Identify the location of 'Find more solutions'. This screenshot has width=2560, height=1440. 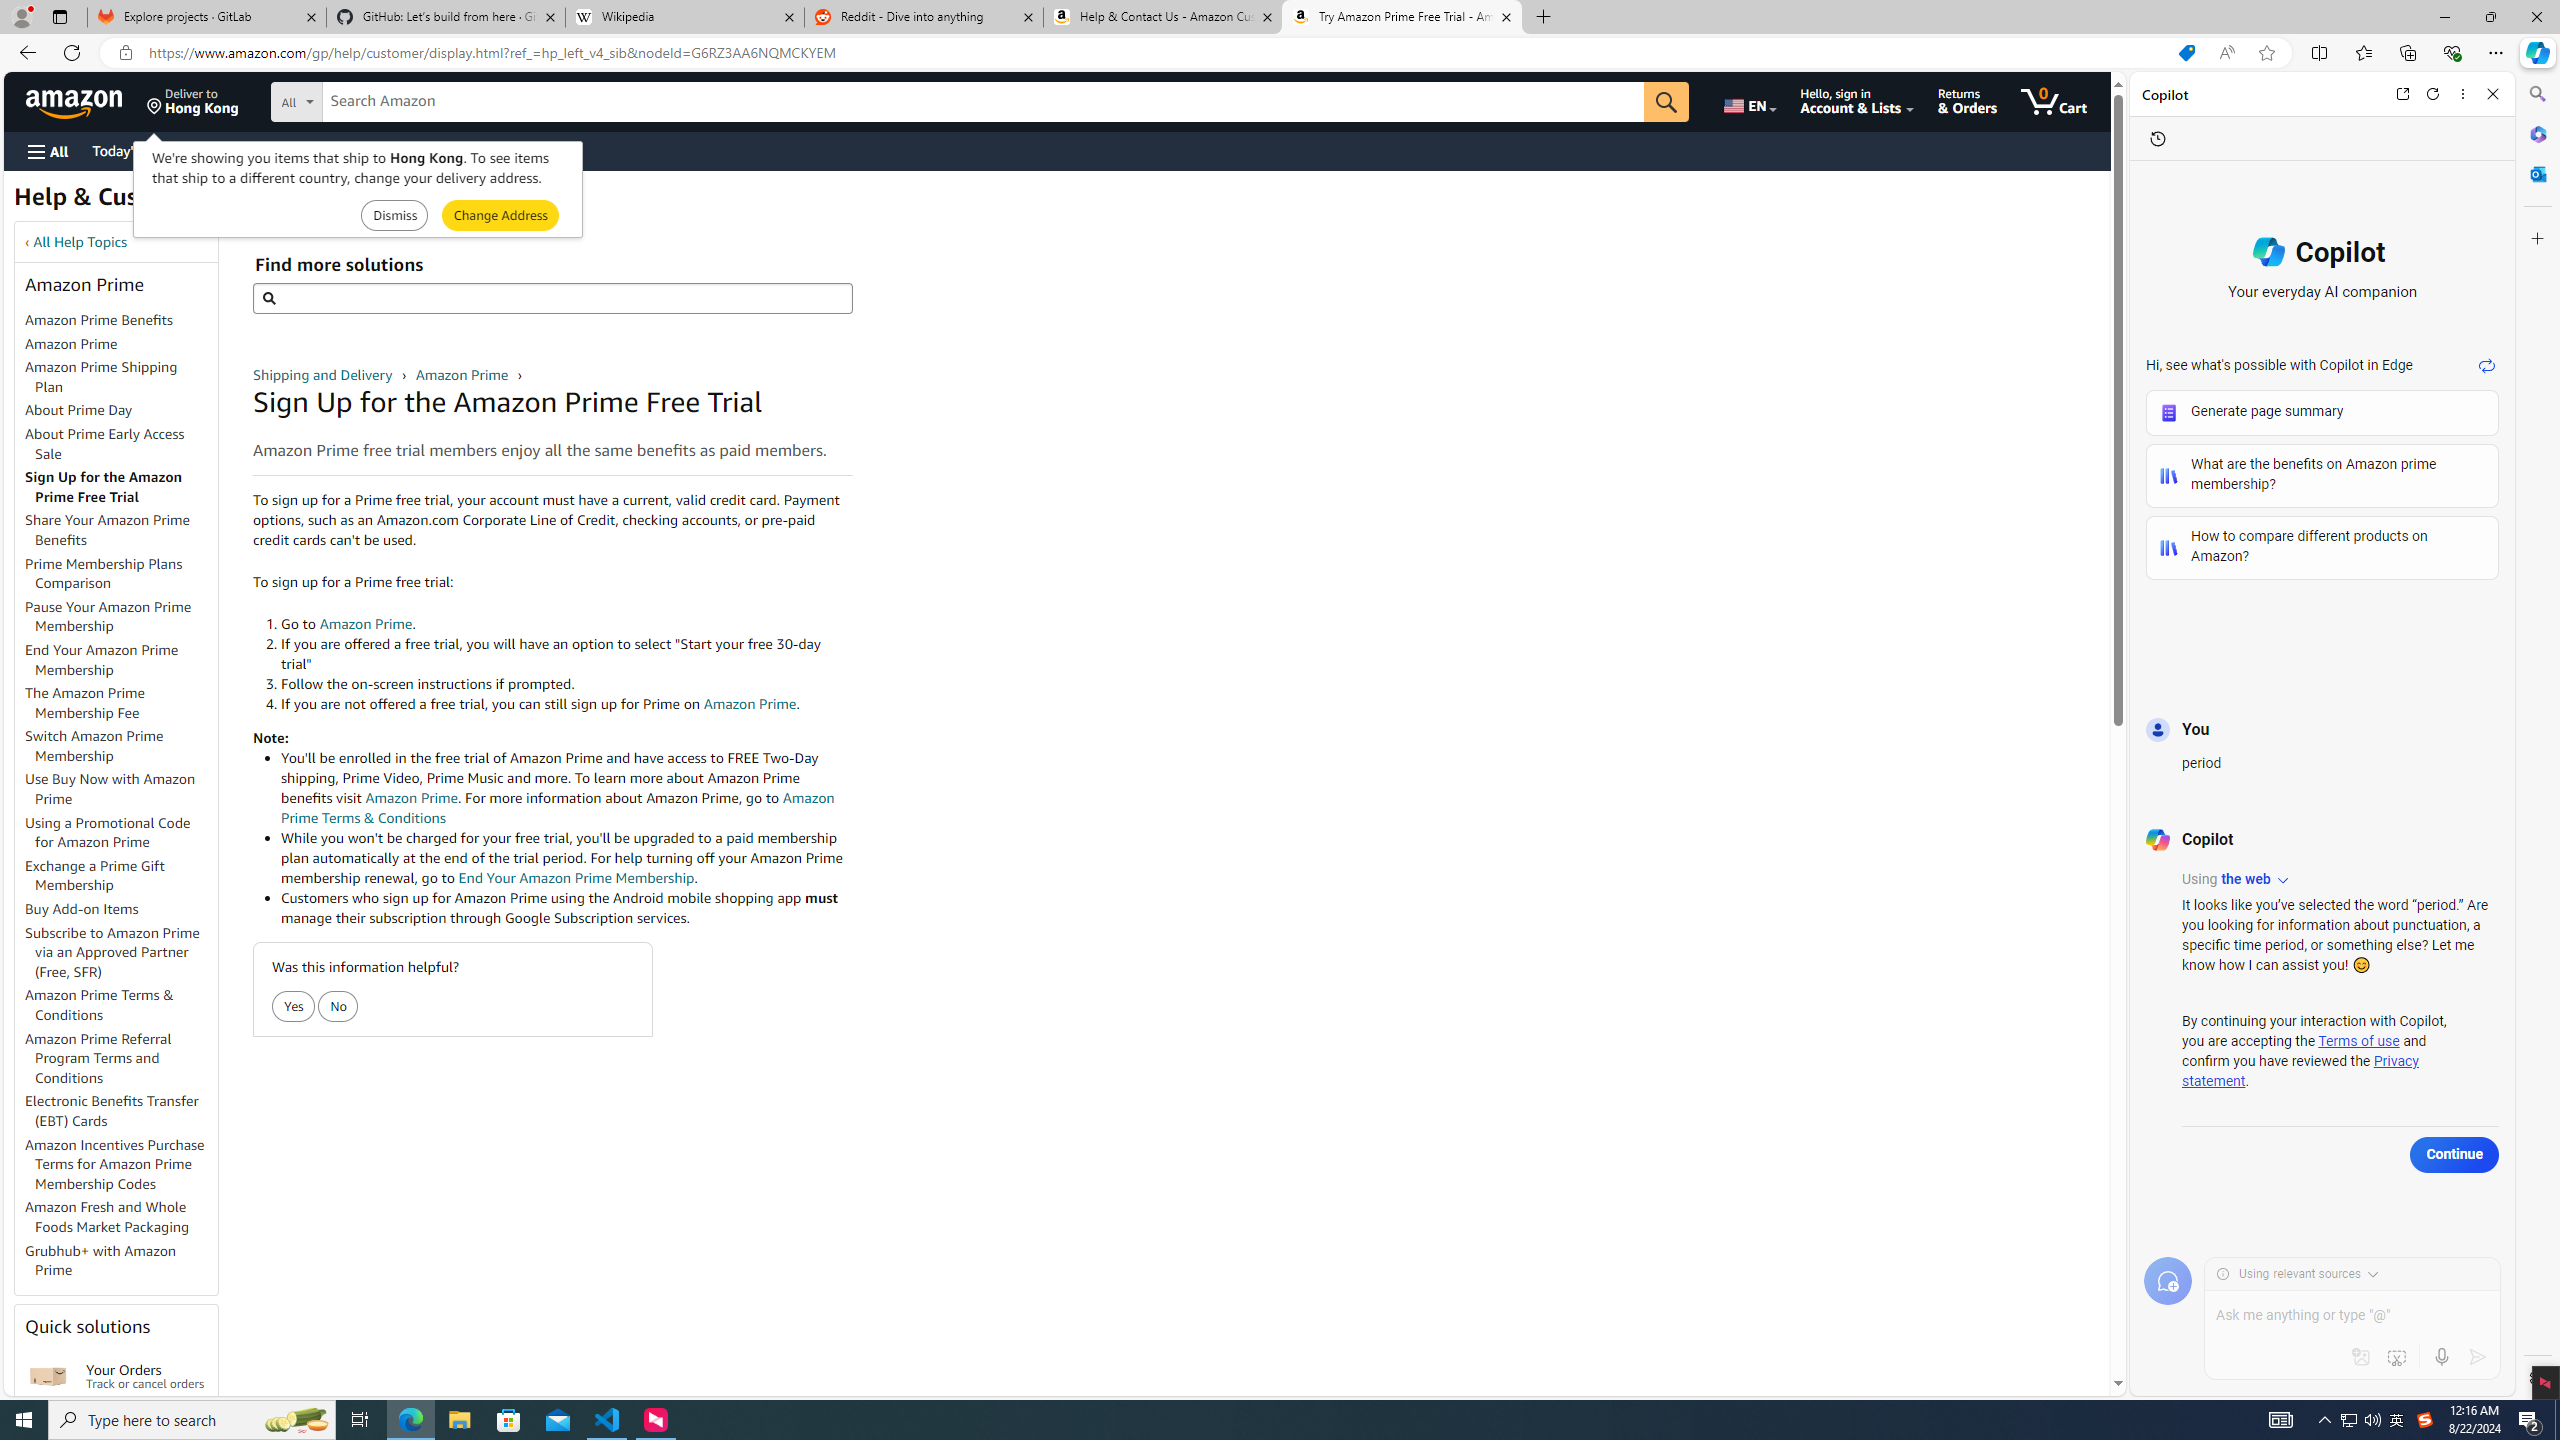
(551, 298).